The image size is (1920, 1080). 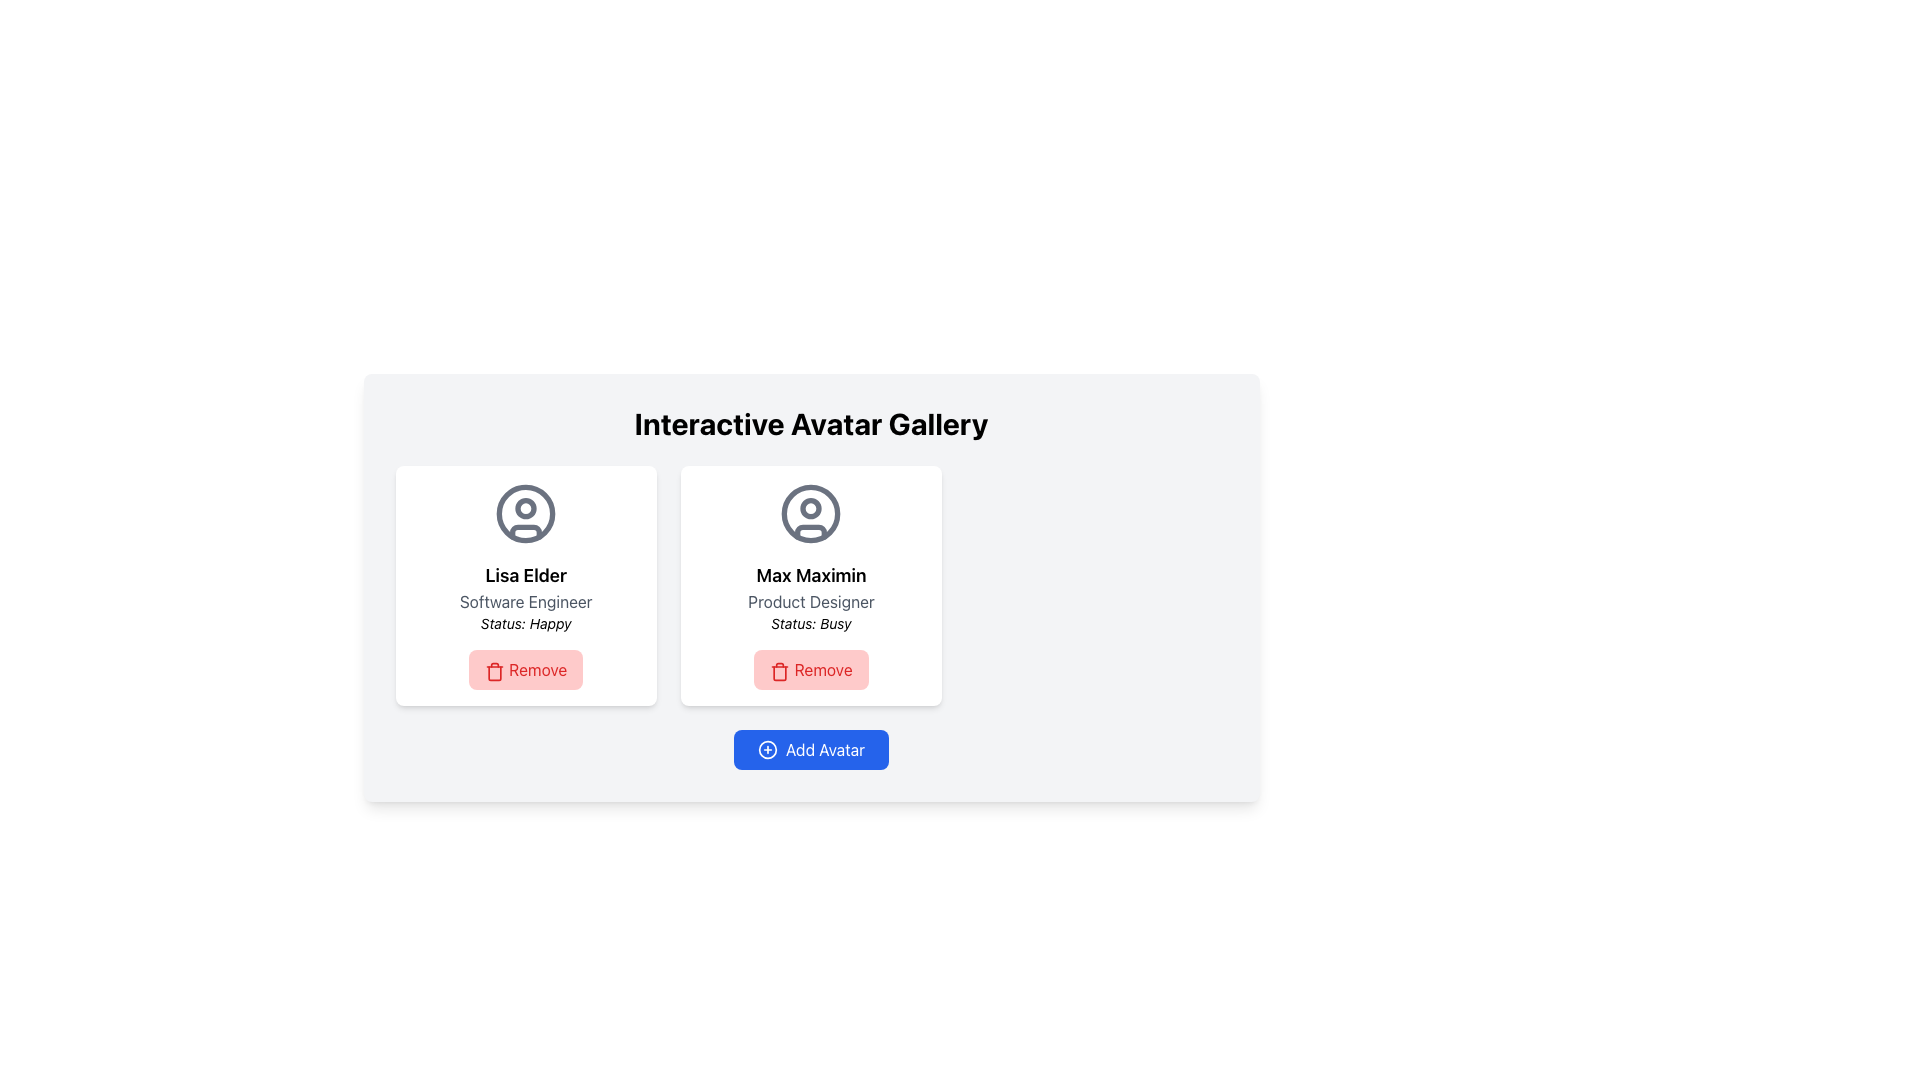 I want to click on static text label displaying the name 'Lisa Elder' located at the top center of the associated card, so click(x=526, y=575).